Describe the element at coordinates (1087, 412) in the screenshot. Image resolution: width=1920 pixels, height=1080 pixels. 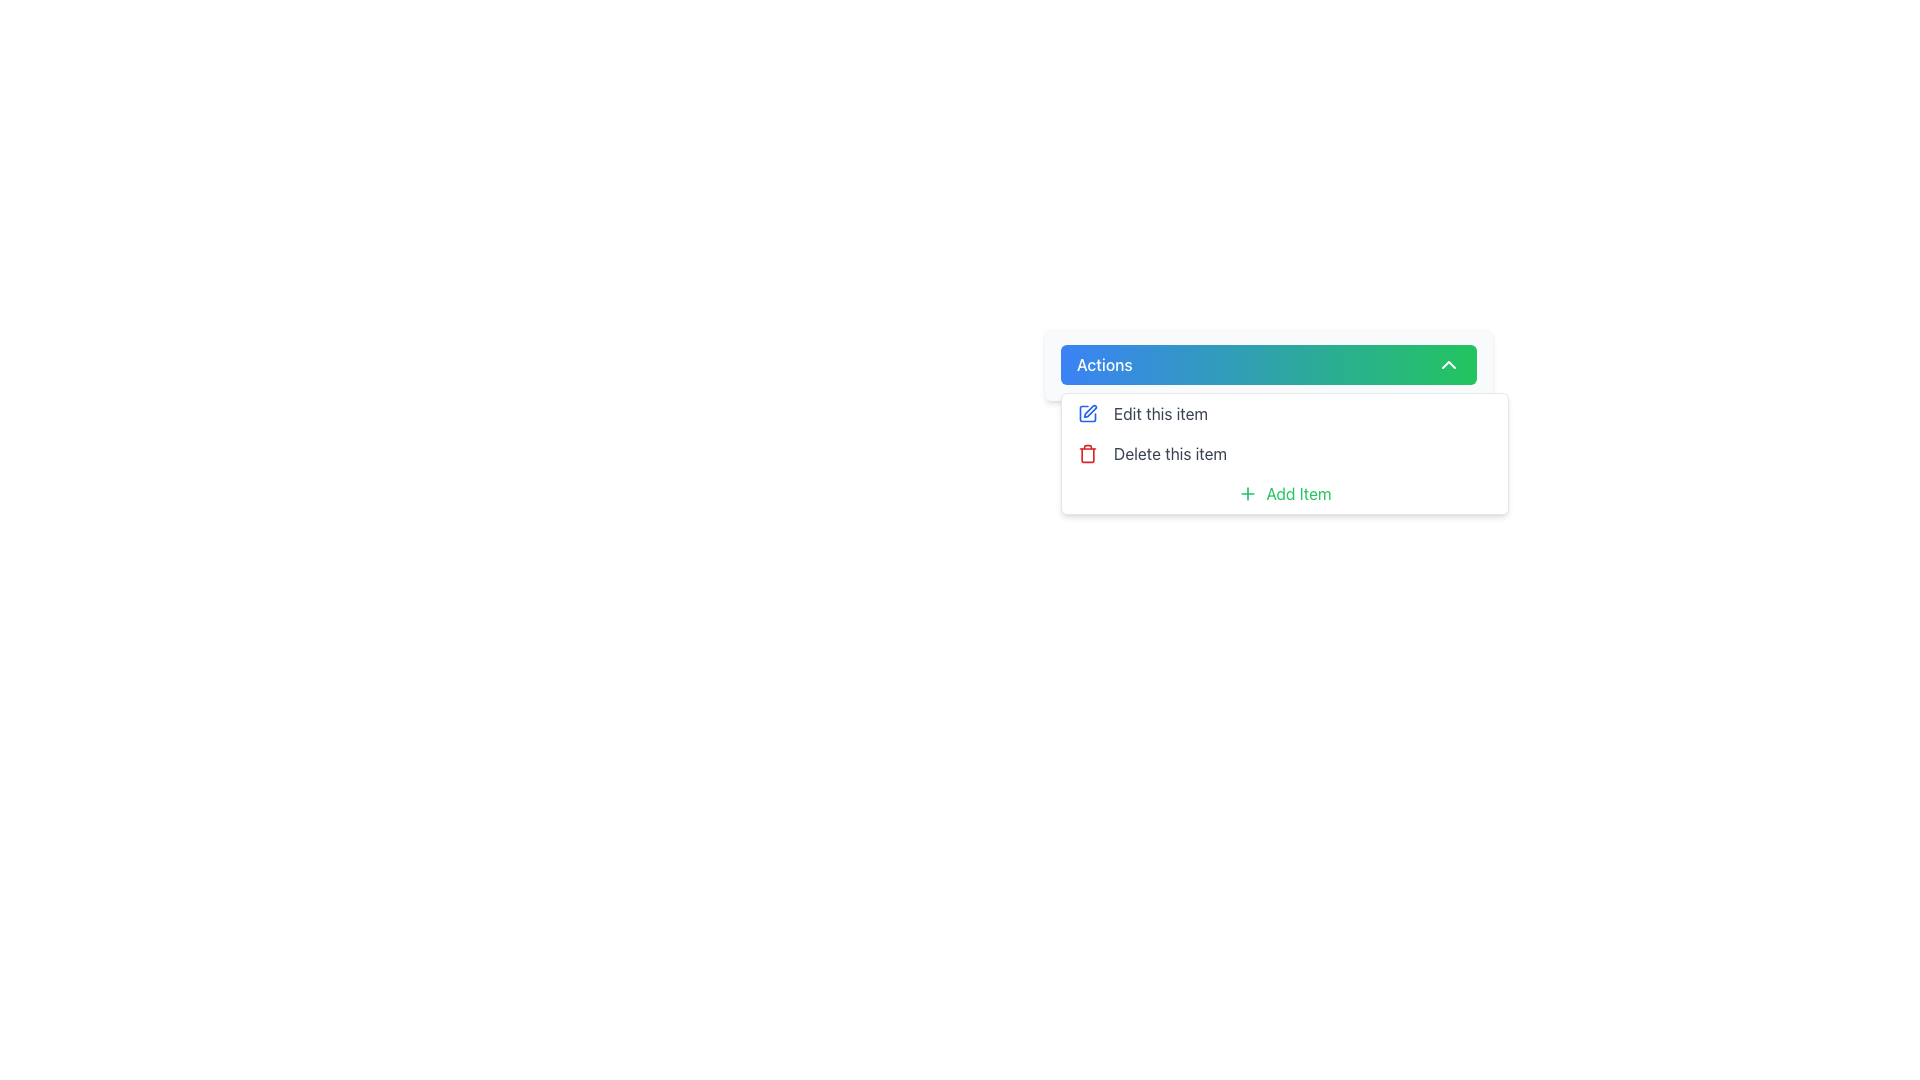
I see `the vibrant blue pen icon located in the dropdown menu labeled 'Actions'` at that location.